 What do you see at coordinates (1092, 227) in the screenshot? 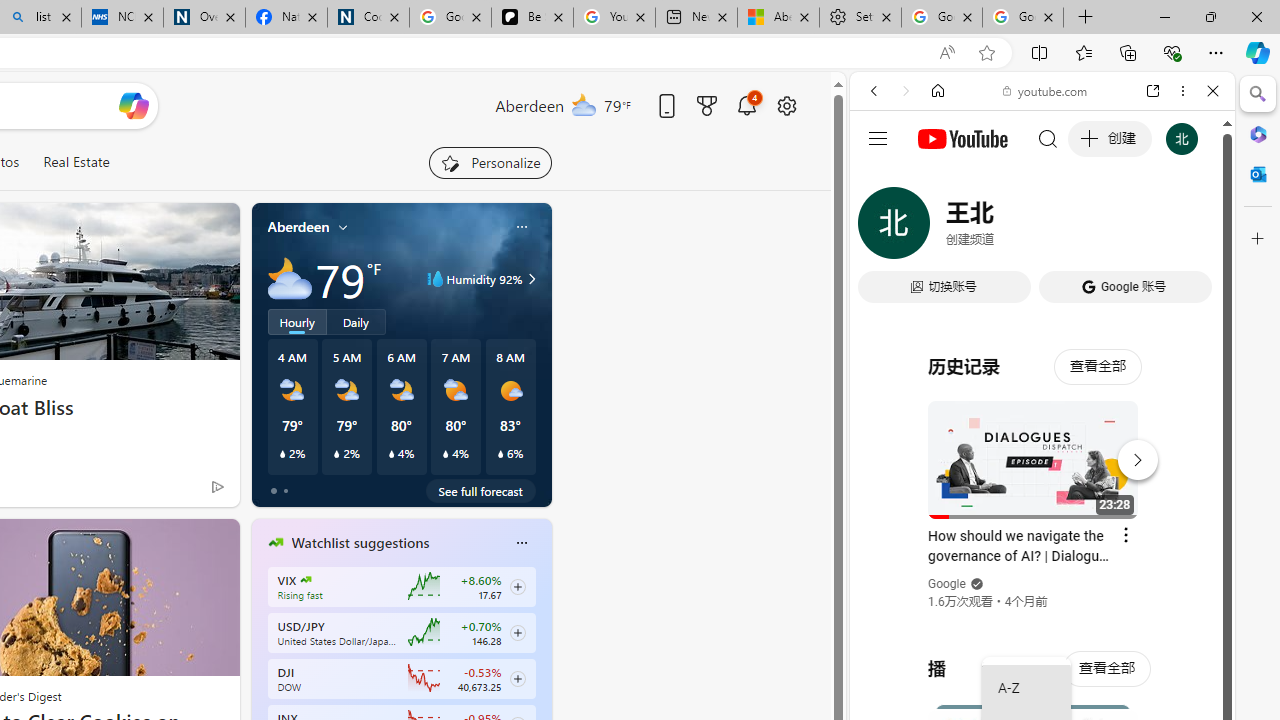
I see `'SEARCH TOOLS'` at bounding box center [1092, 227].